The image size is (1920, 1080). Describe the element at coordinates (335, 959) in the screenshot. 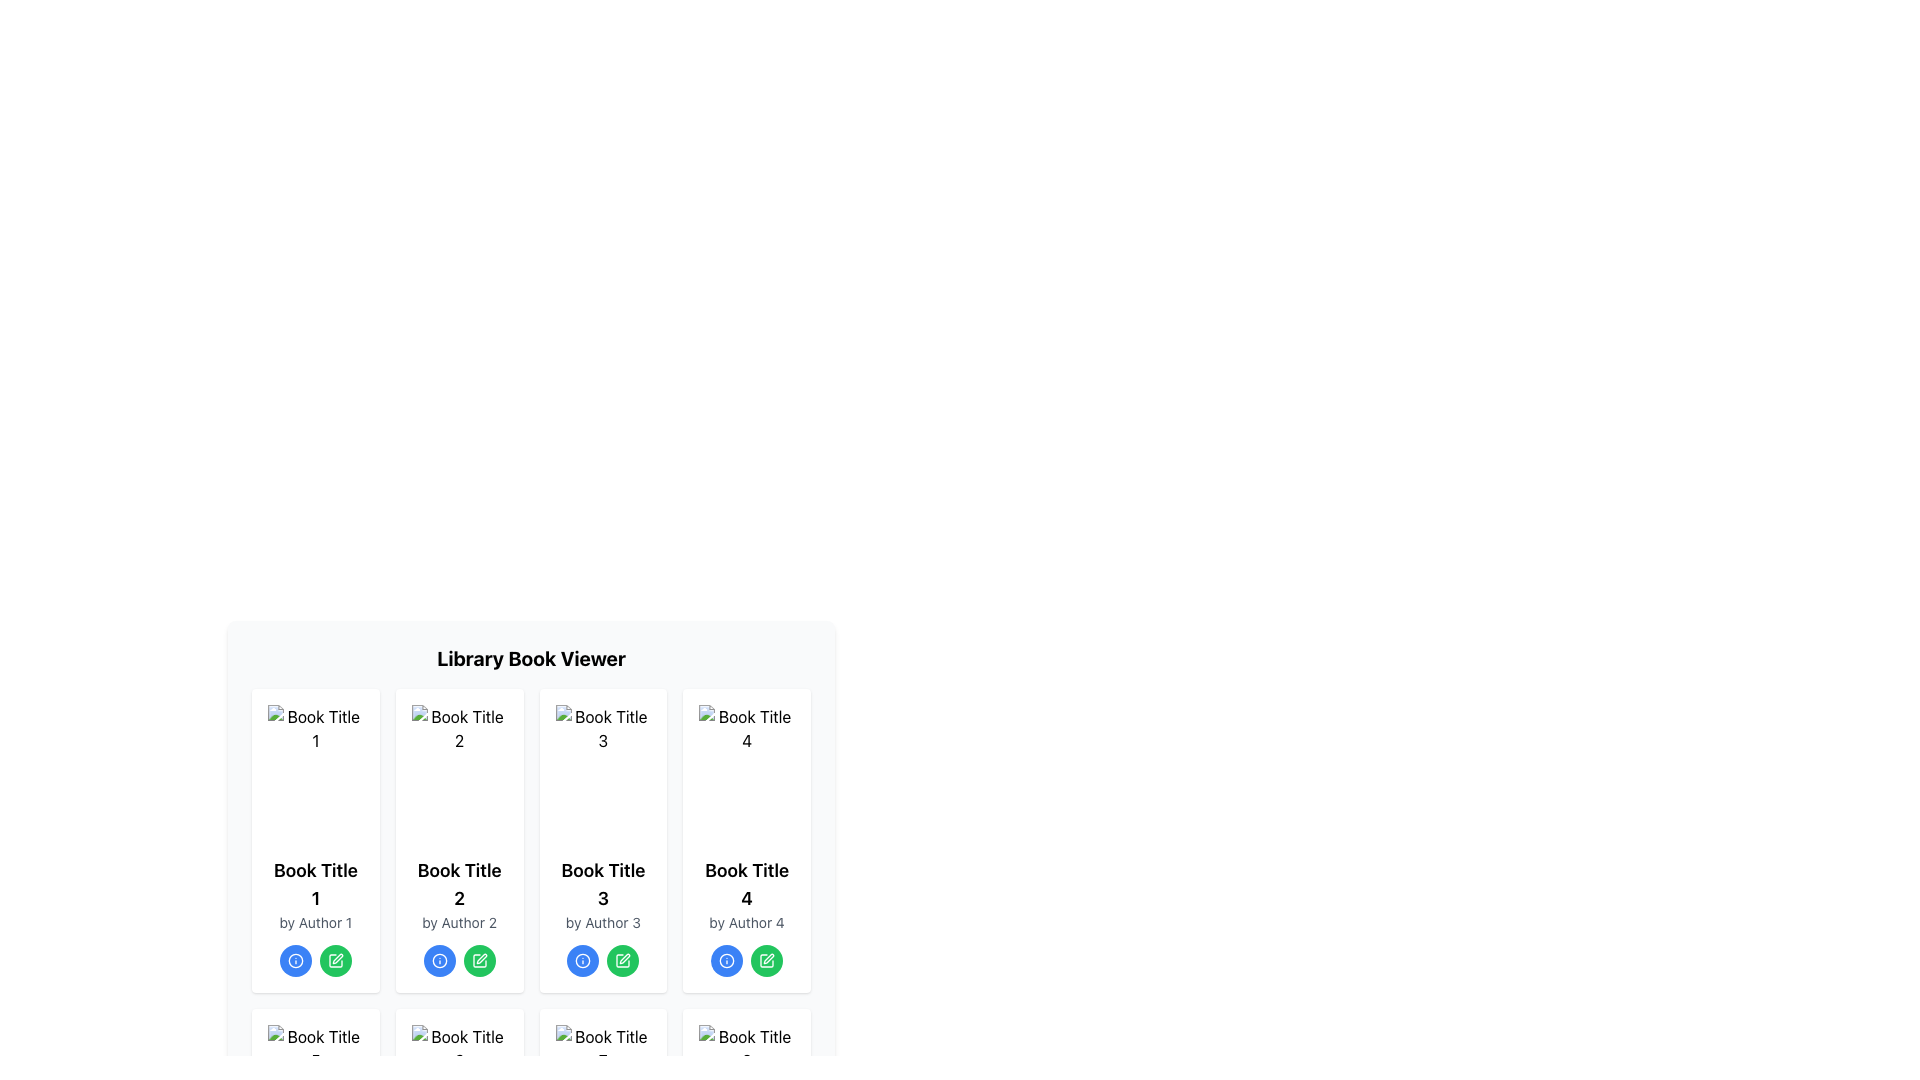

I see `the editing button located under the author details of the first book entry` at that location.